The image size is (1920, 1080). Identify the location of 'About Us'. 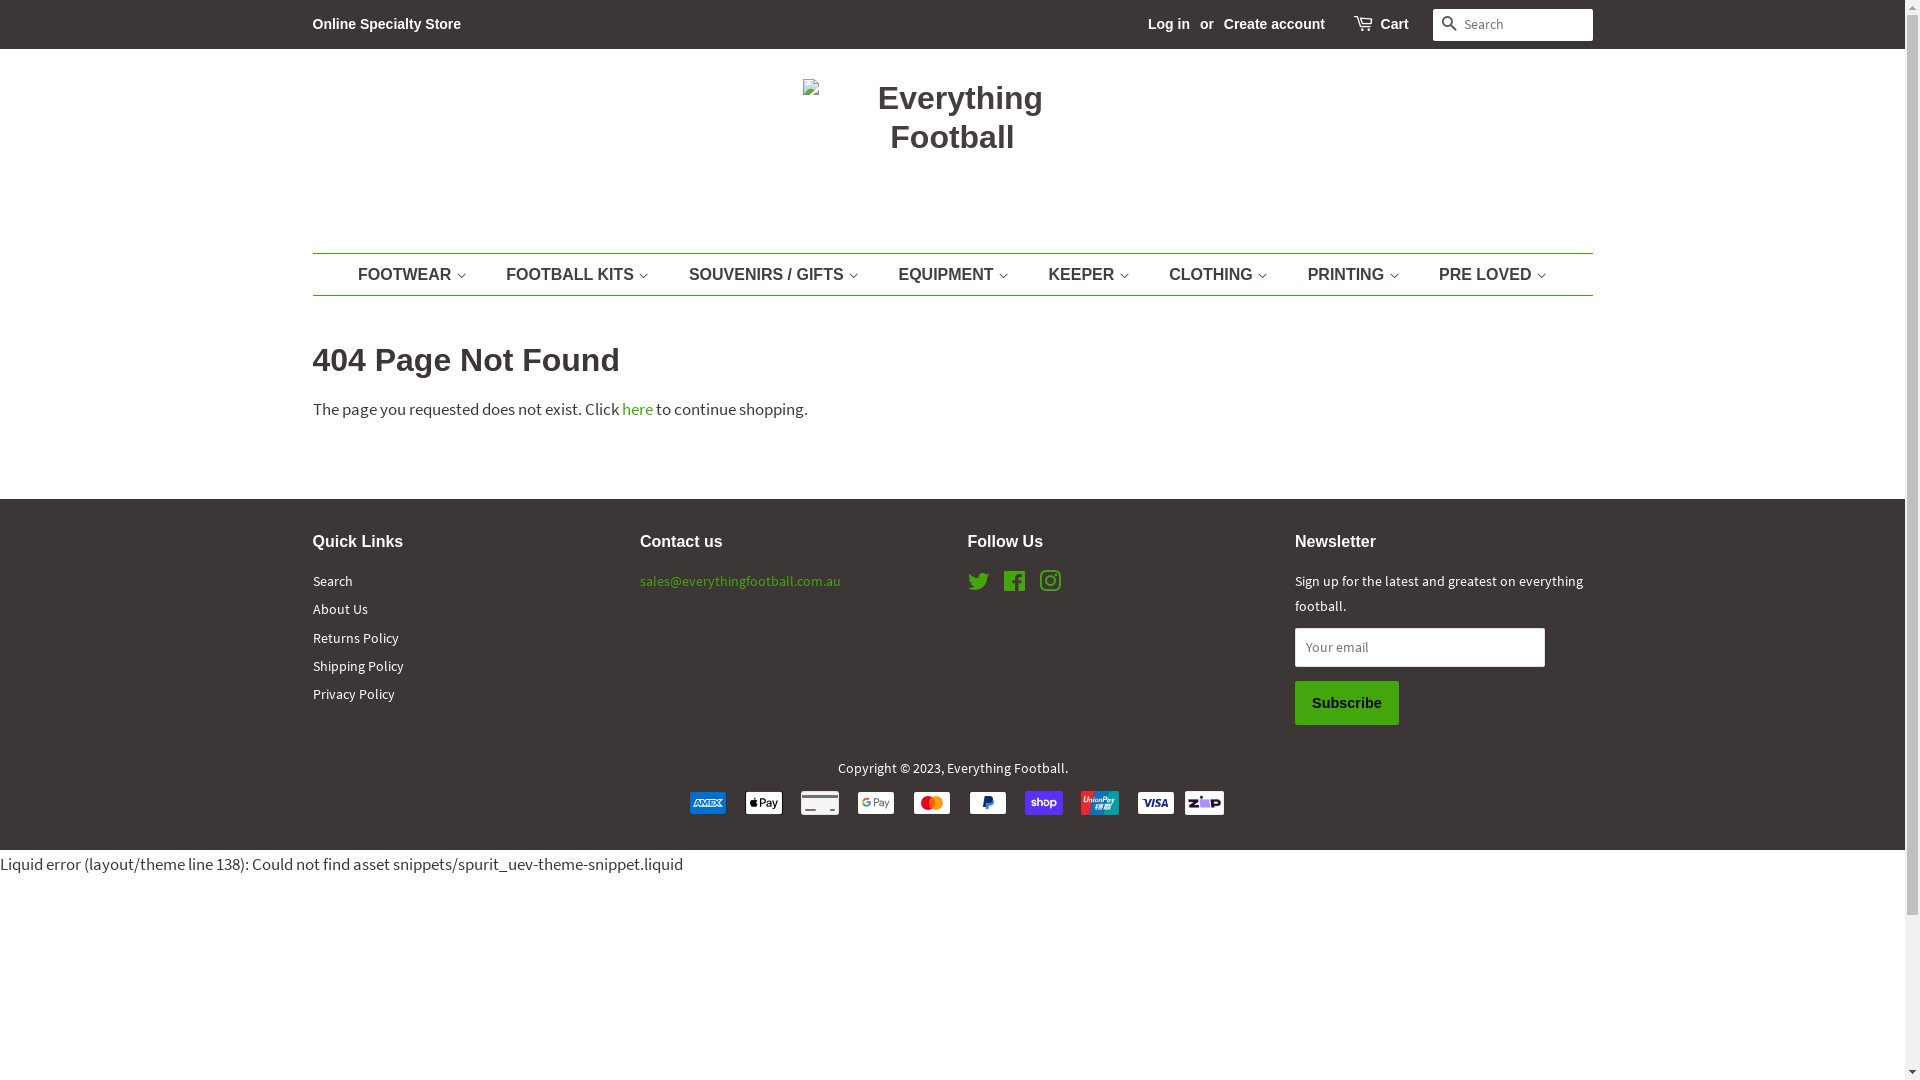
(339, 608).